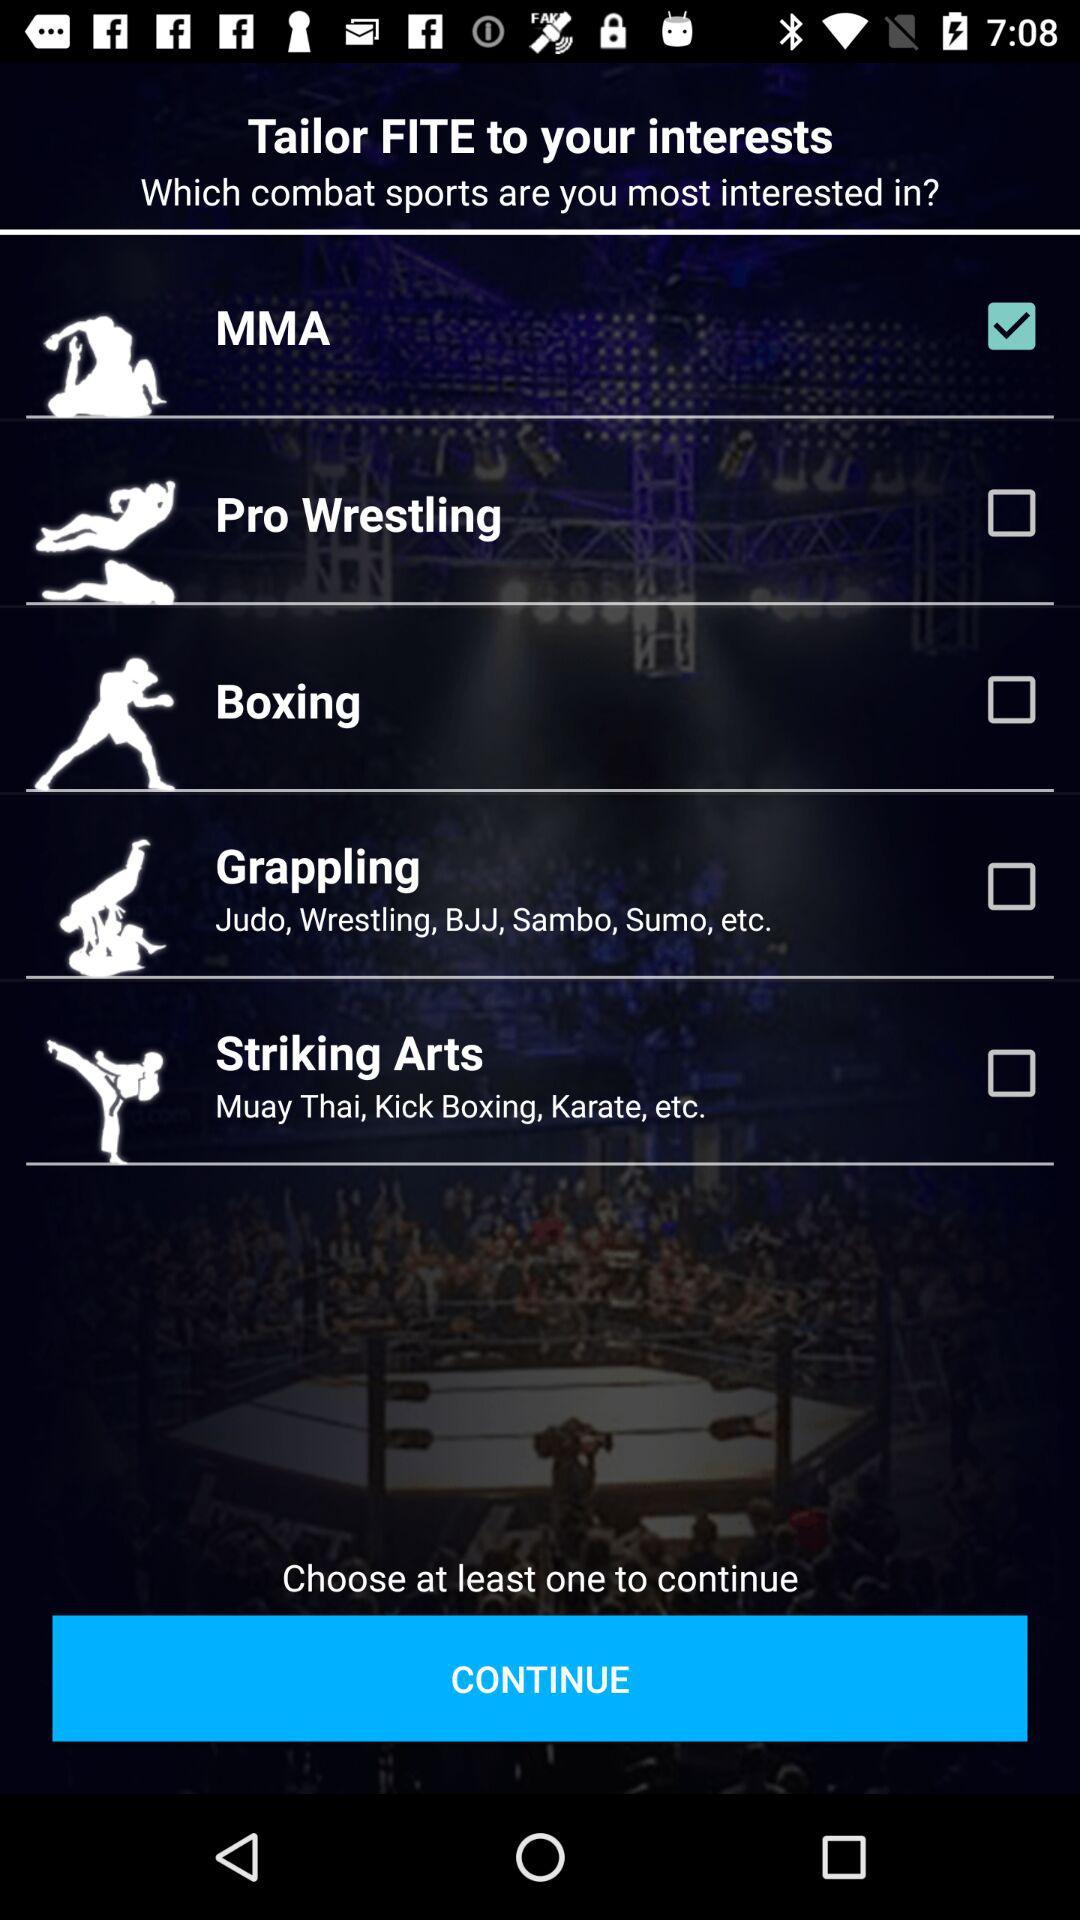  I want to click on pro wrestling item, so click(357, 513).